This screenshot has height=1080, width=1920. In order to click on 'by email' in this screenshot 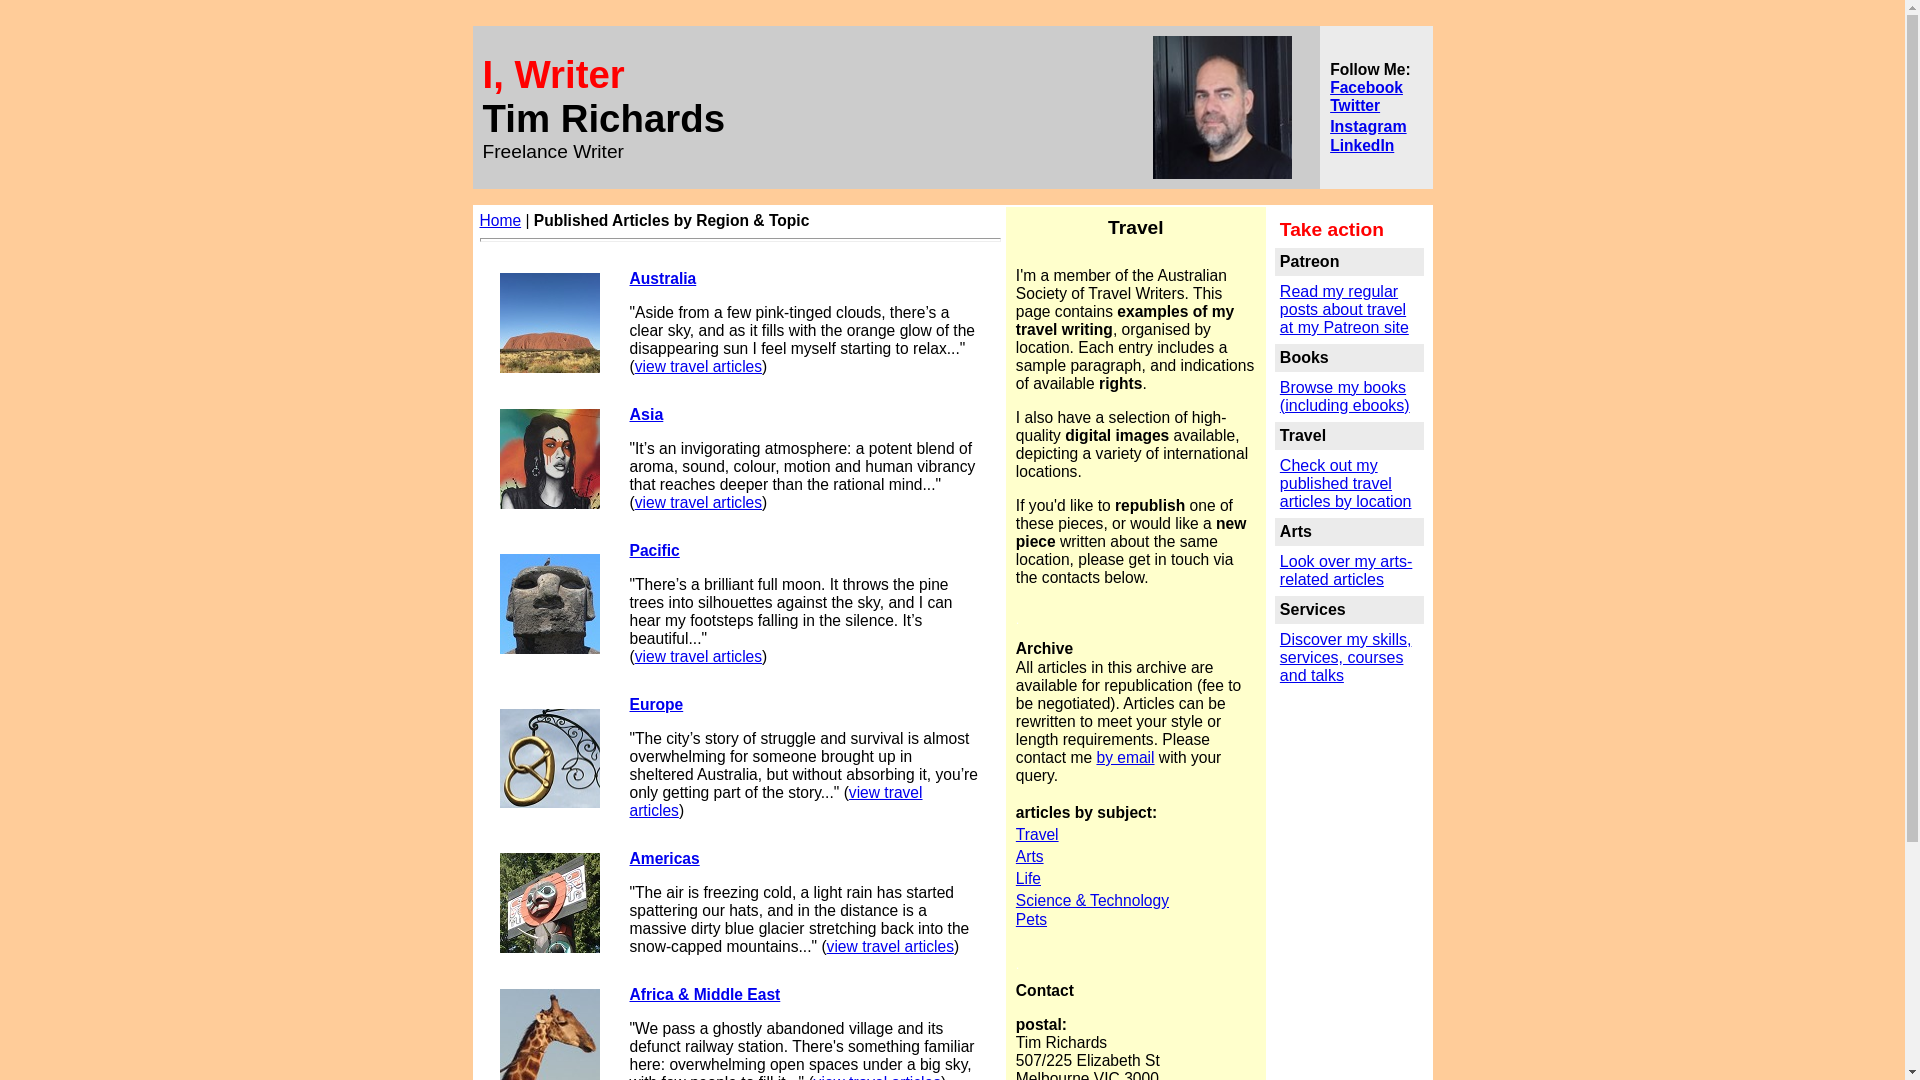, I will do `click(1124, 757)`.